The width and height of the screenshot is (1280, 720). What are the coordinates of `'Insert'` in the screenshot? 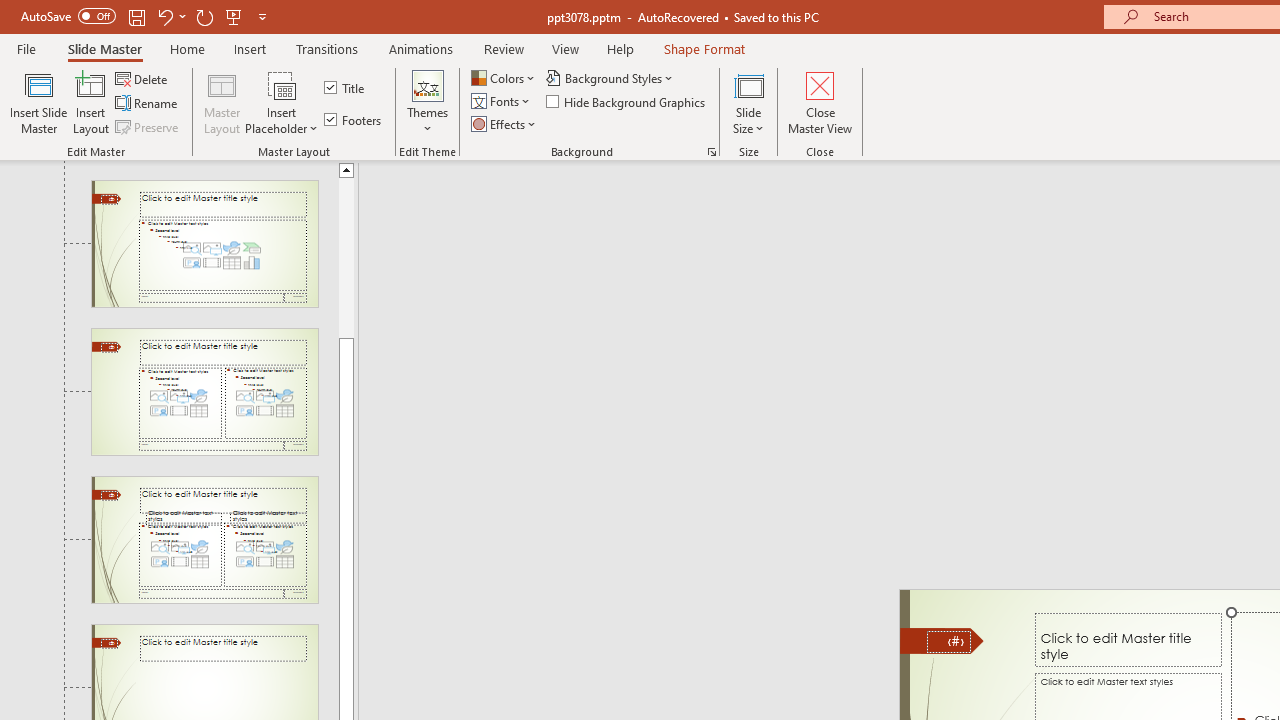 It's located at (249, 48).